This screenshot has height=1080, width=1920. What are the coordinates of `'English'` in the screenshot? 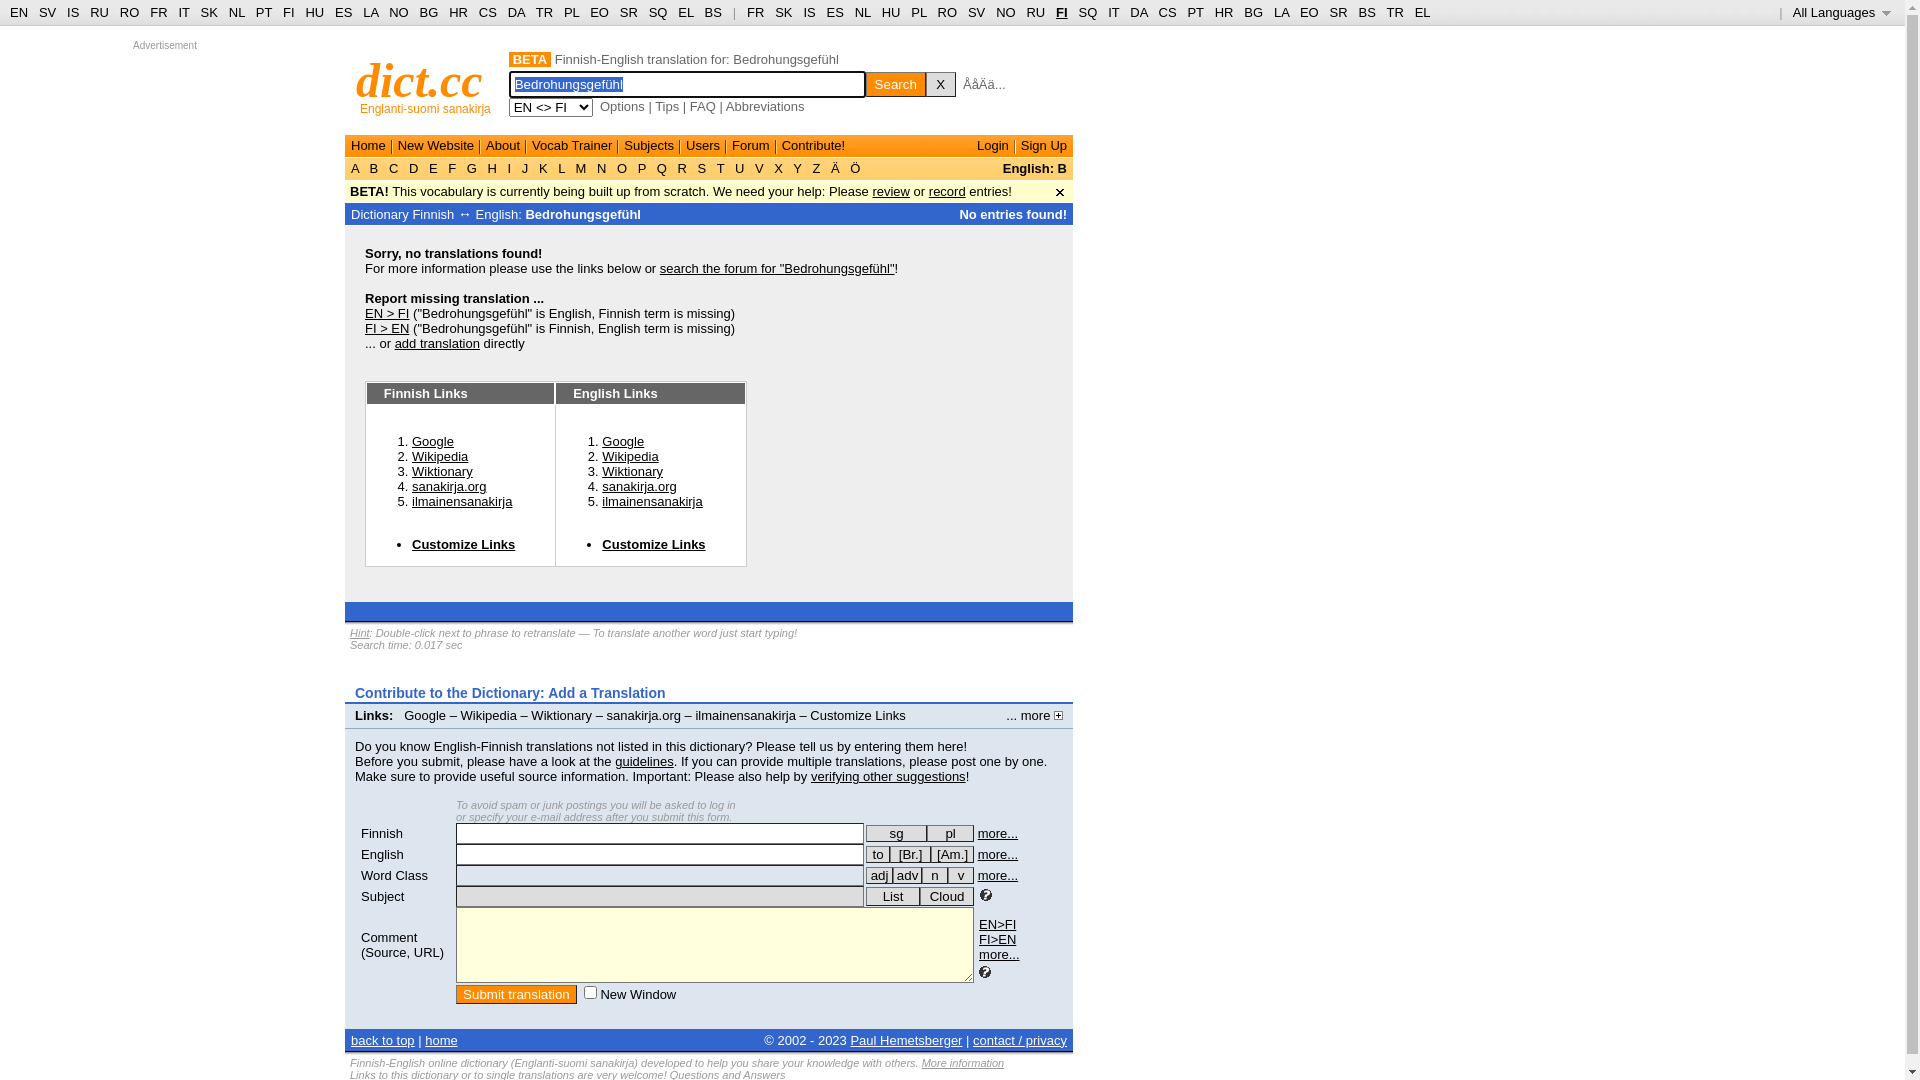 It's located at (382, 854).